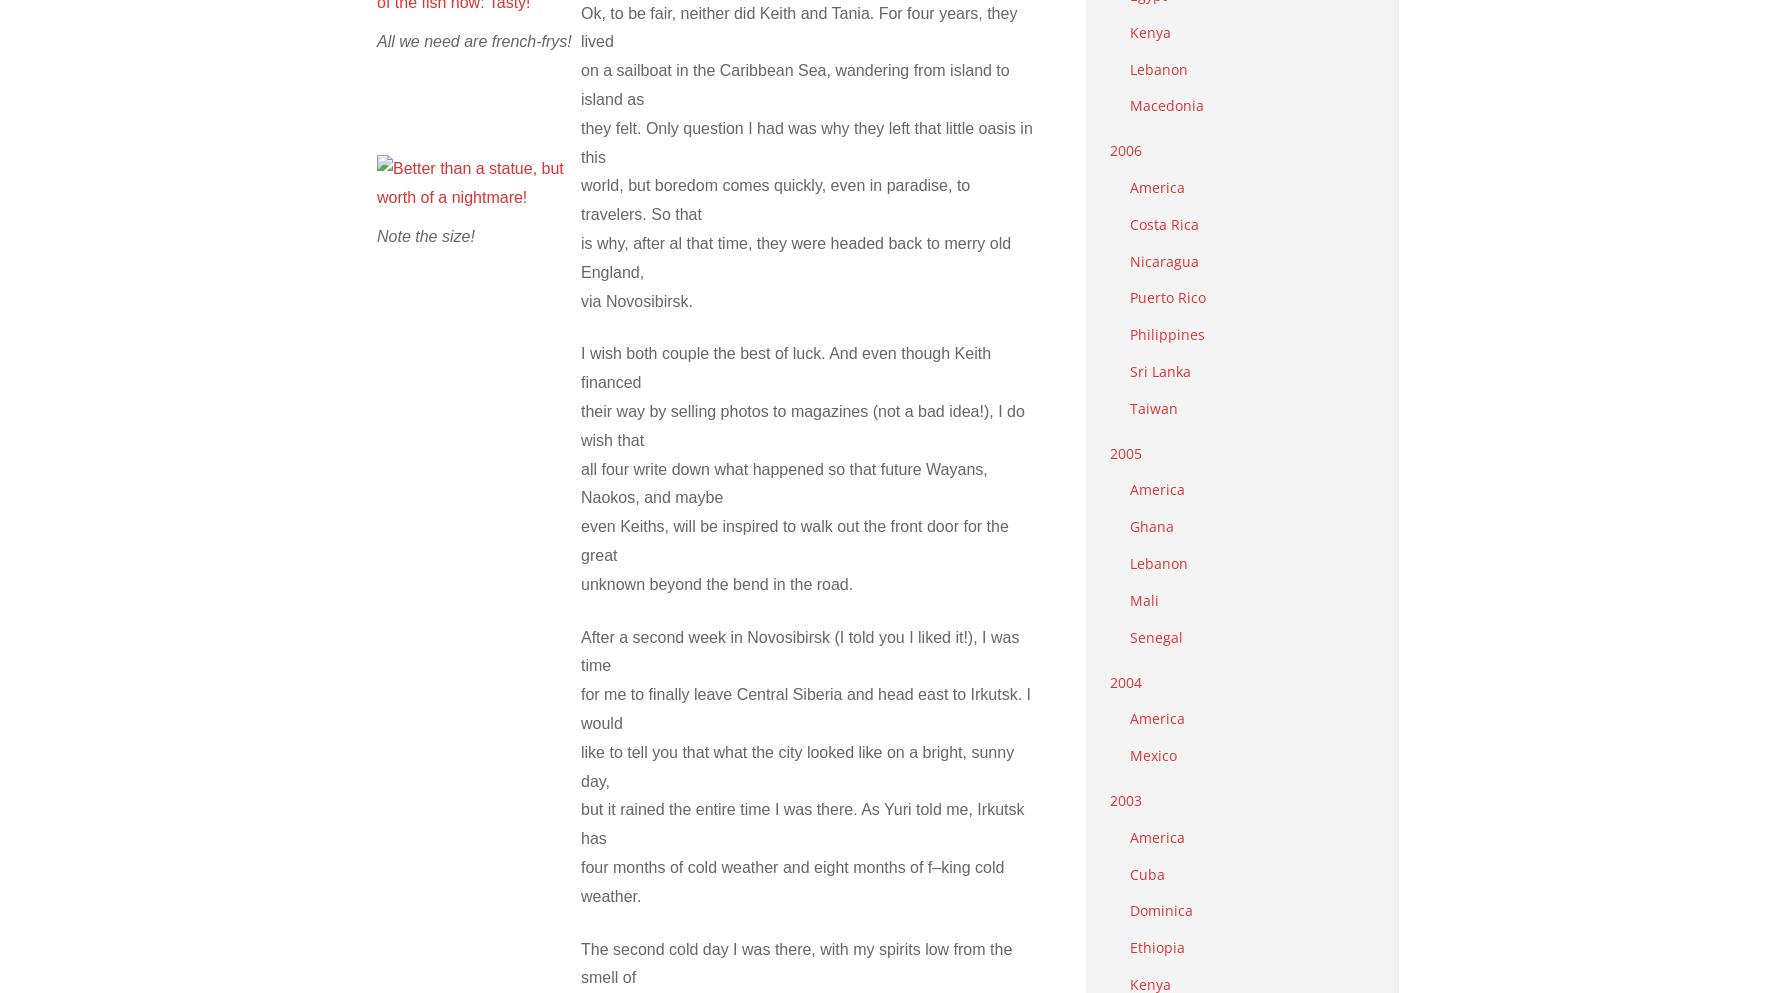 The image size is (1770, 993). What do you see at coordinates (580, 708) in the screenshot?
I see `'for me to finally leave Central Siberia and head east to Irkutsk. I would'` at bounding box center [580, 708].